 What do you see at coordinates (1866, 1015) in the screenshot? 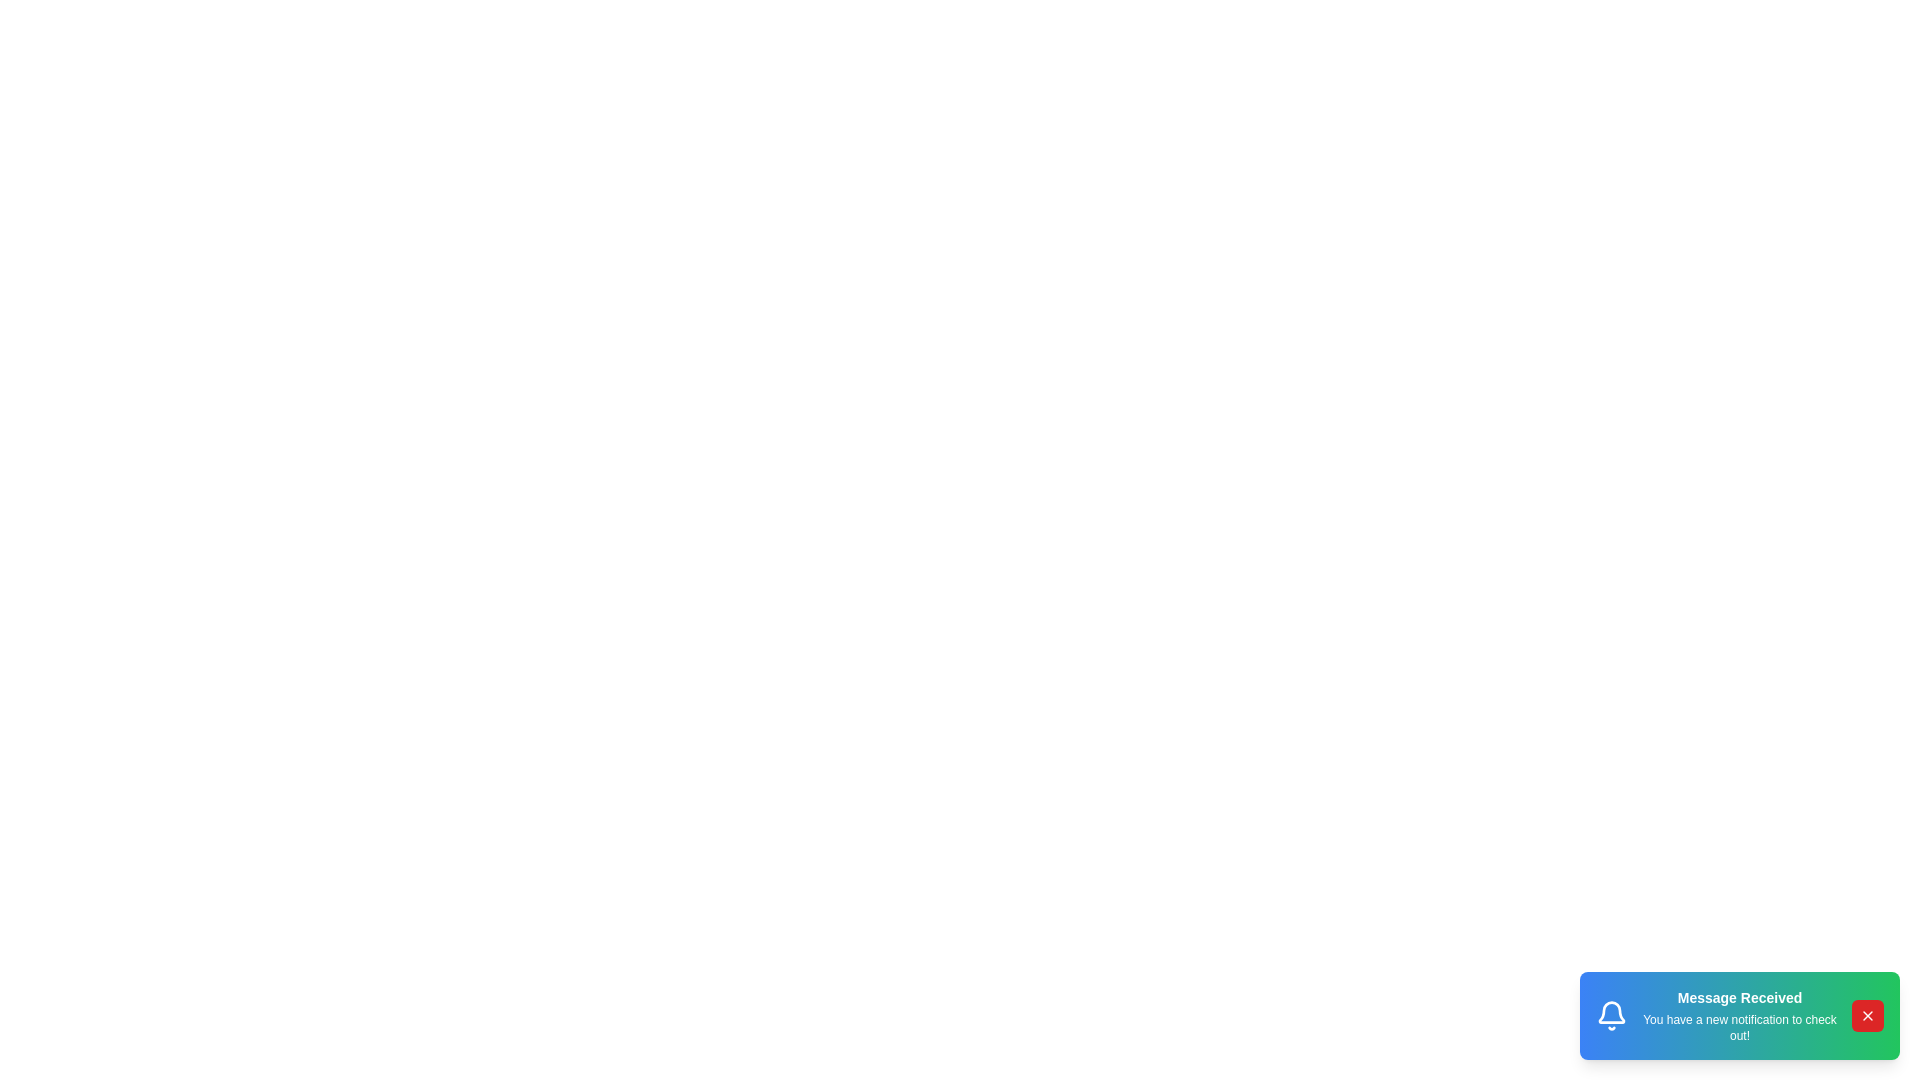
I see `the close button of the notification to dismiss it` at bounding box center [1866, 1015].